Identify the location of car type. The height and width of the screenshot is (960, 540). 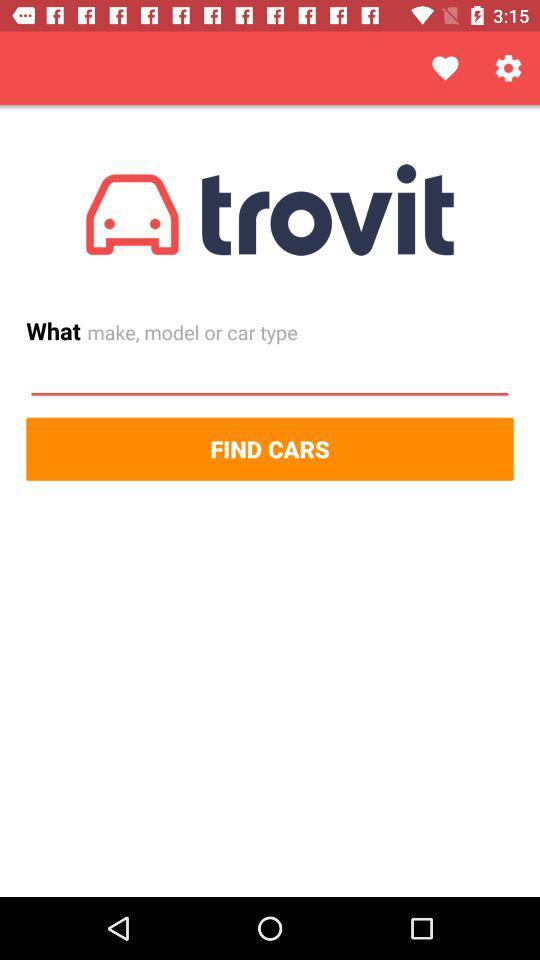
(270, 374).